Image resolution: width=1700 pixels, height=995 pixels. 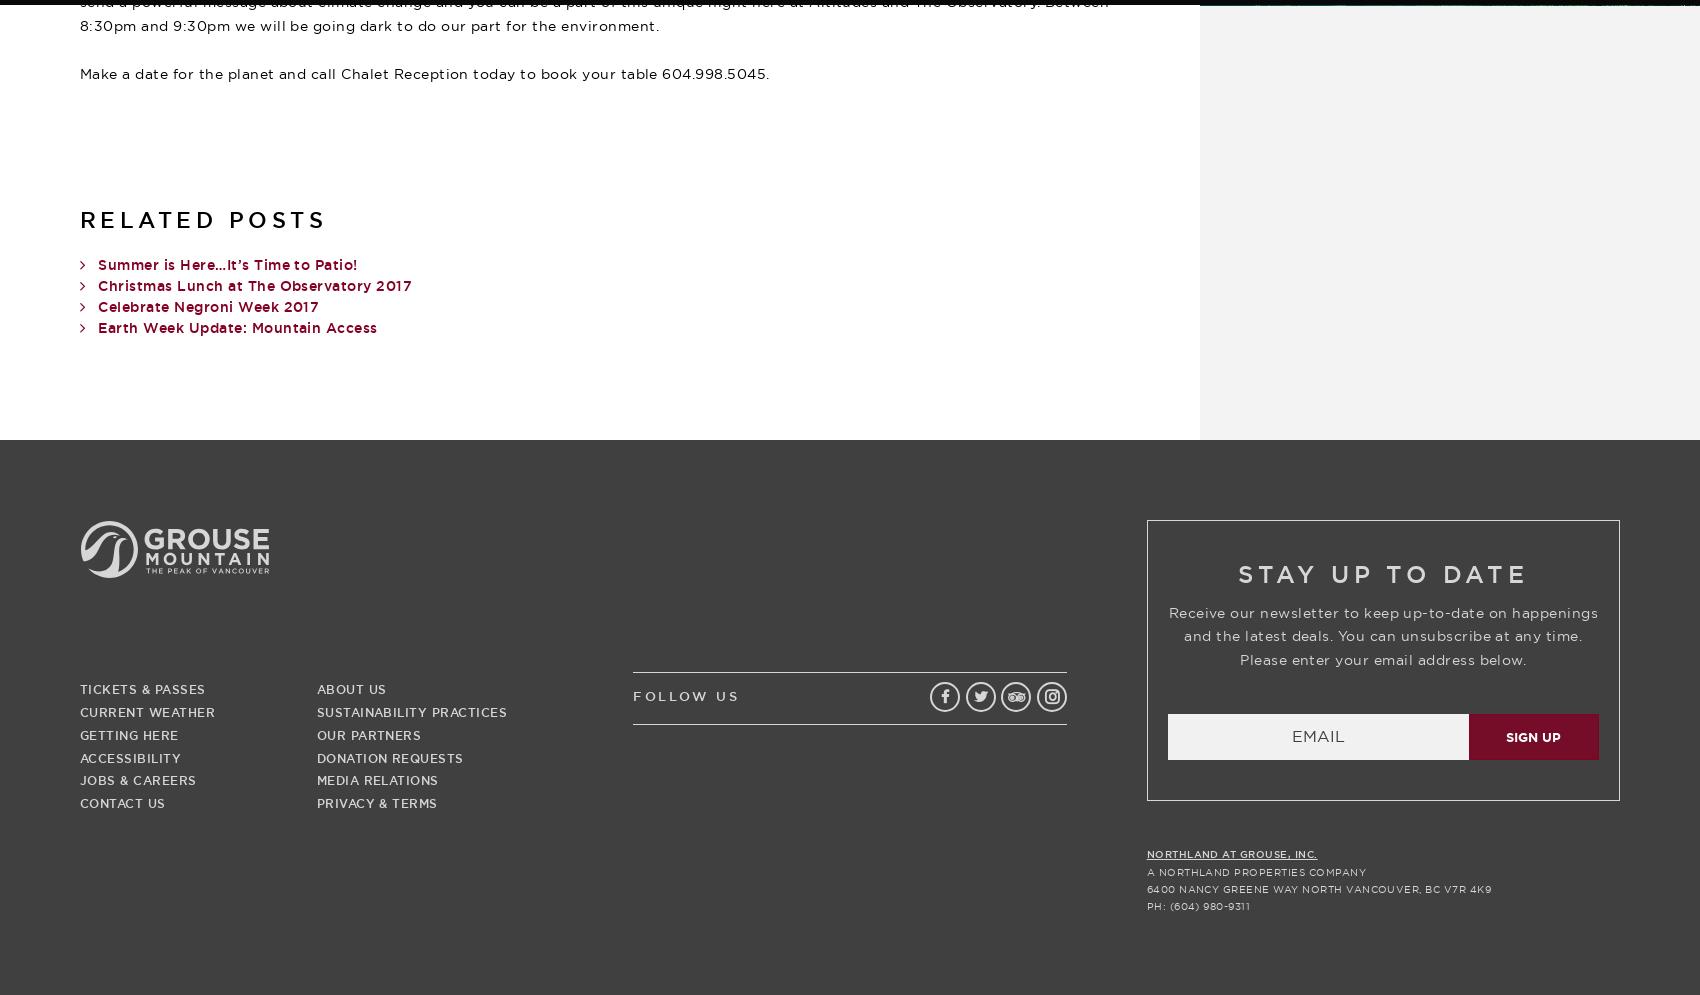 What do you see at coordinates (202, 219) in the screenshot?
I see `'Related Posts'` at bounding box center [202, 219].